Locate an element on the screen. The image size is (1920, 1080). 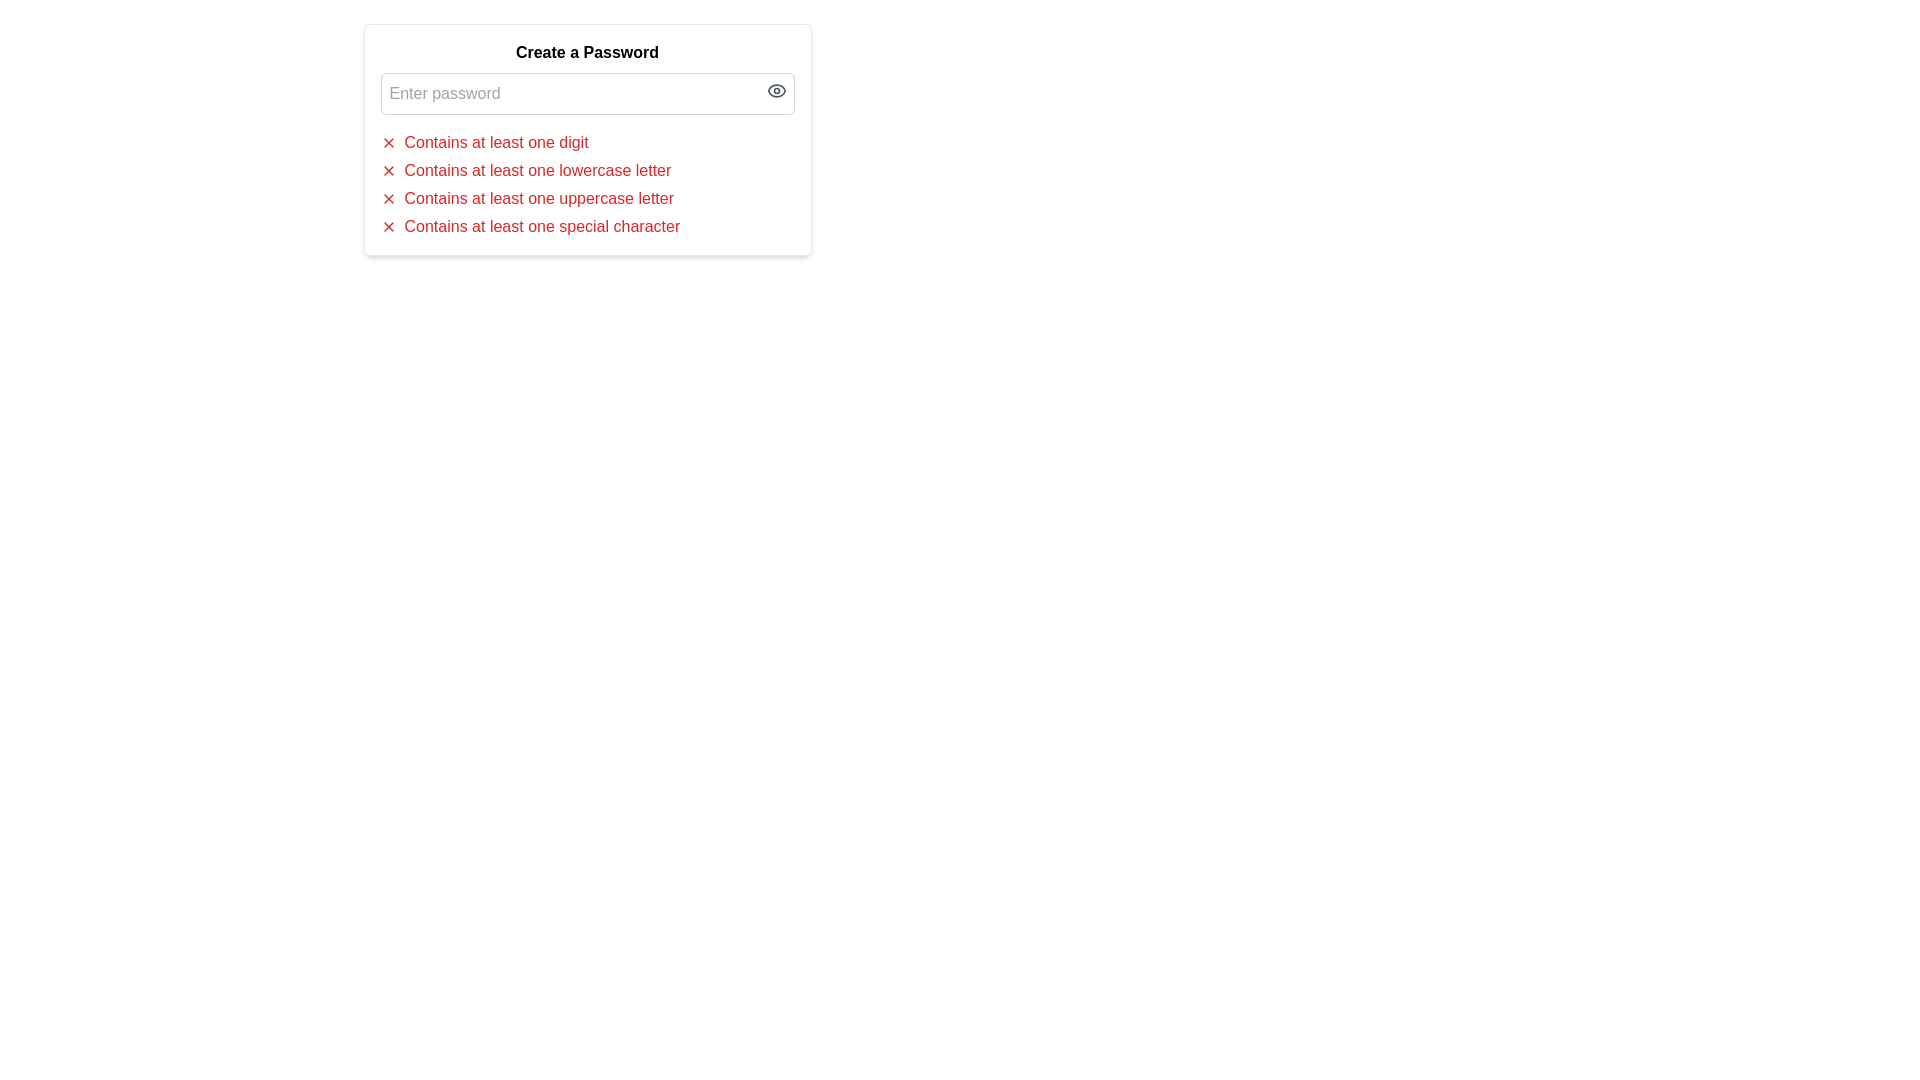
the text label displaying 'Contains at least one digit', which is styled in red and positioned as the first item in a list below the 'Create a Password' input field is located at coordinates (496, 141).